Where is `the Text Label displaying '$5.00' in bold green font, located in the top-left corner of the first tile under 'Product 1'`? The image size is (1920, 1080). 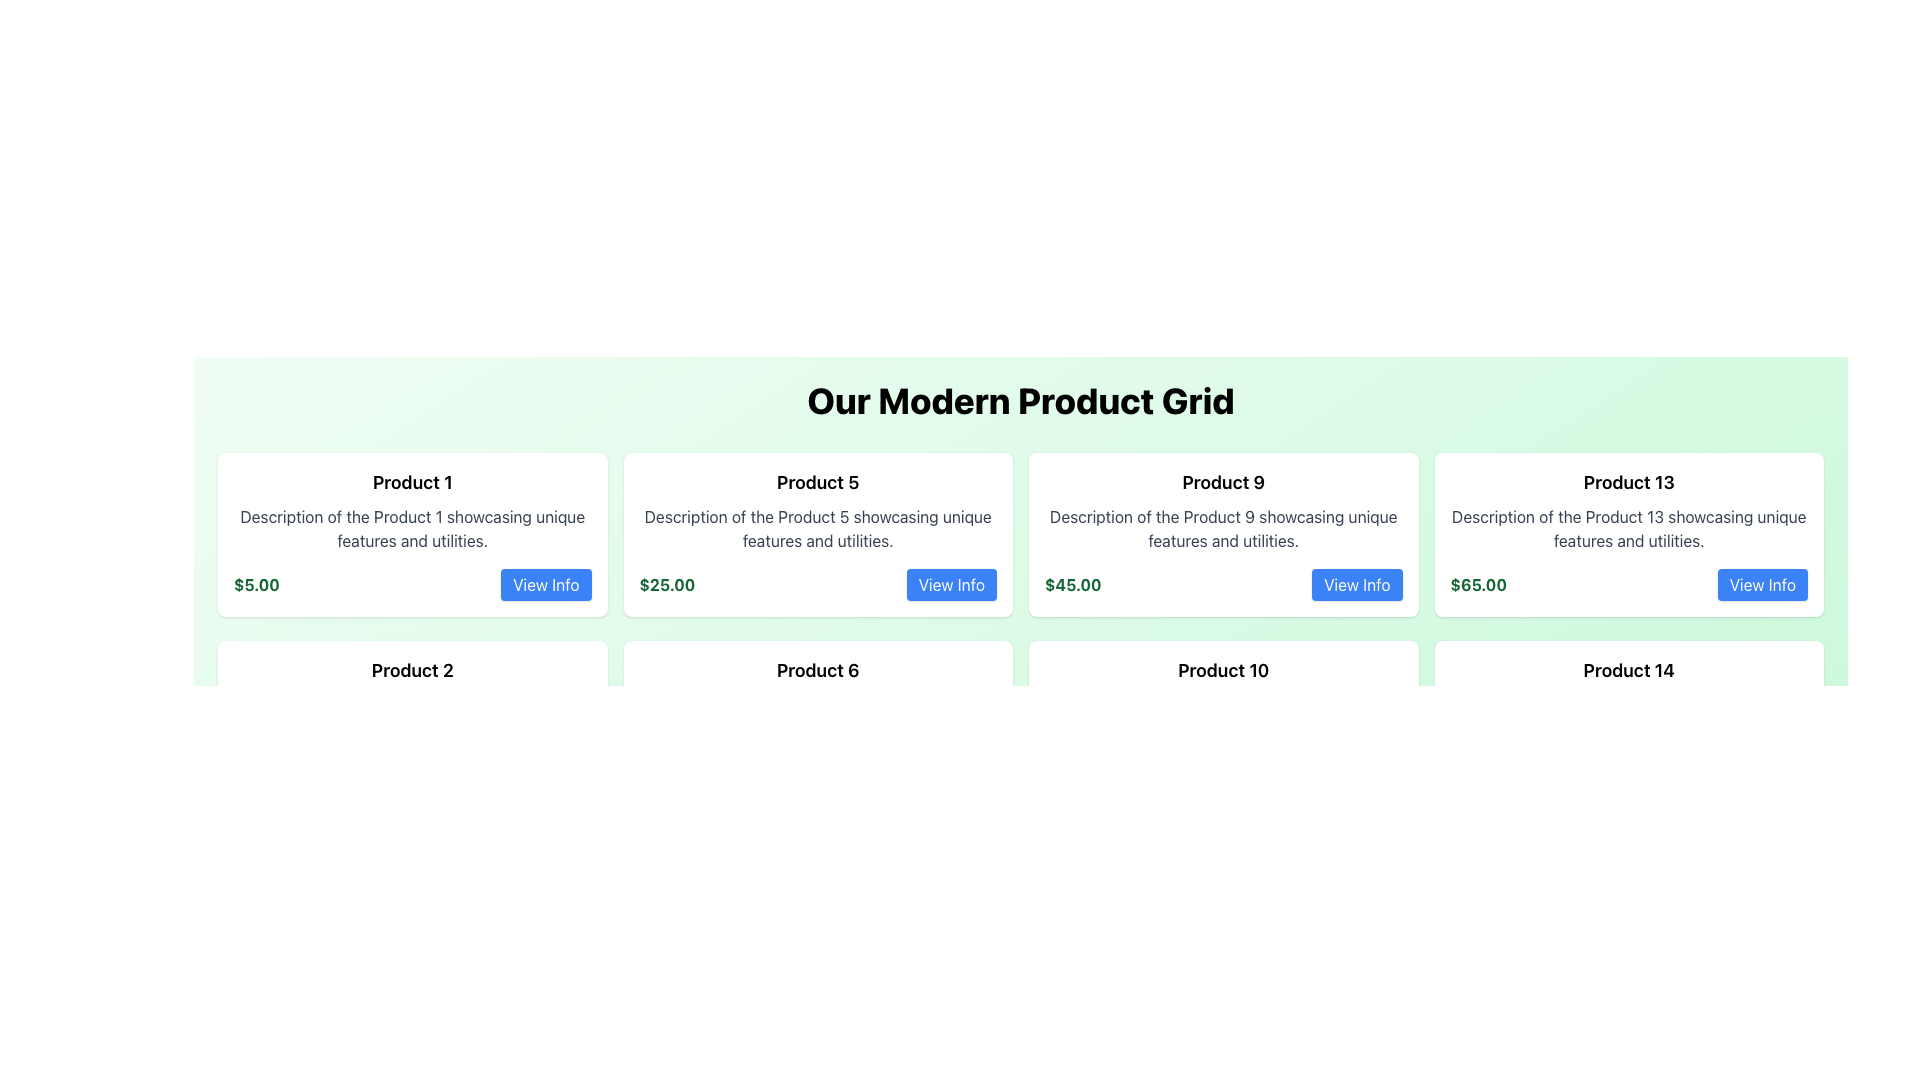 the Text Label displaying '$5.00' in bold green font, located in the top-left corner of the first tile under 'Product 1' is located at coordinates (255, 585).